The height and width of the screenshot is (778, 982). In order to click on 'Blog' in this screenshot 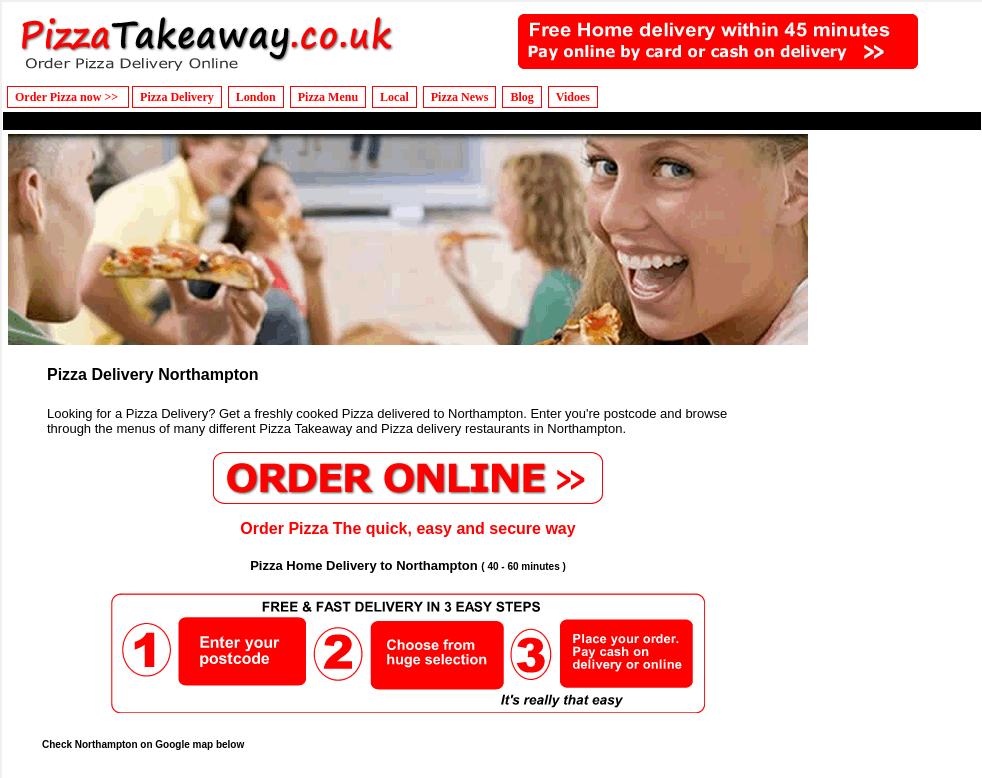, I will do `click(520, 96)`.